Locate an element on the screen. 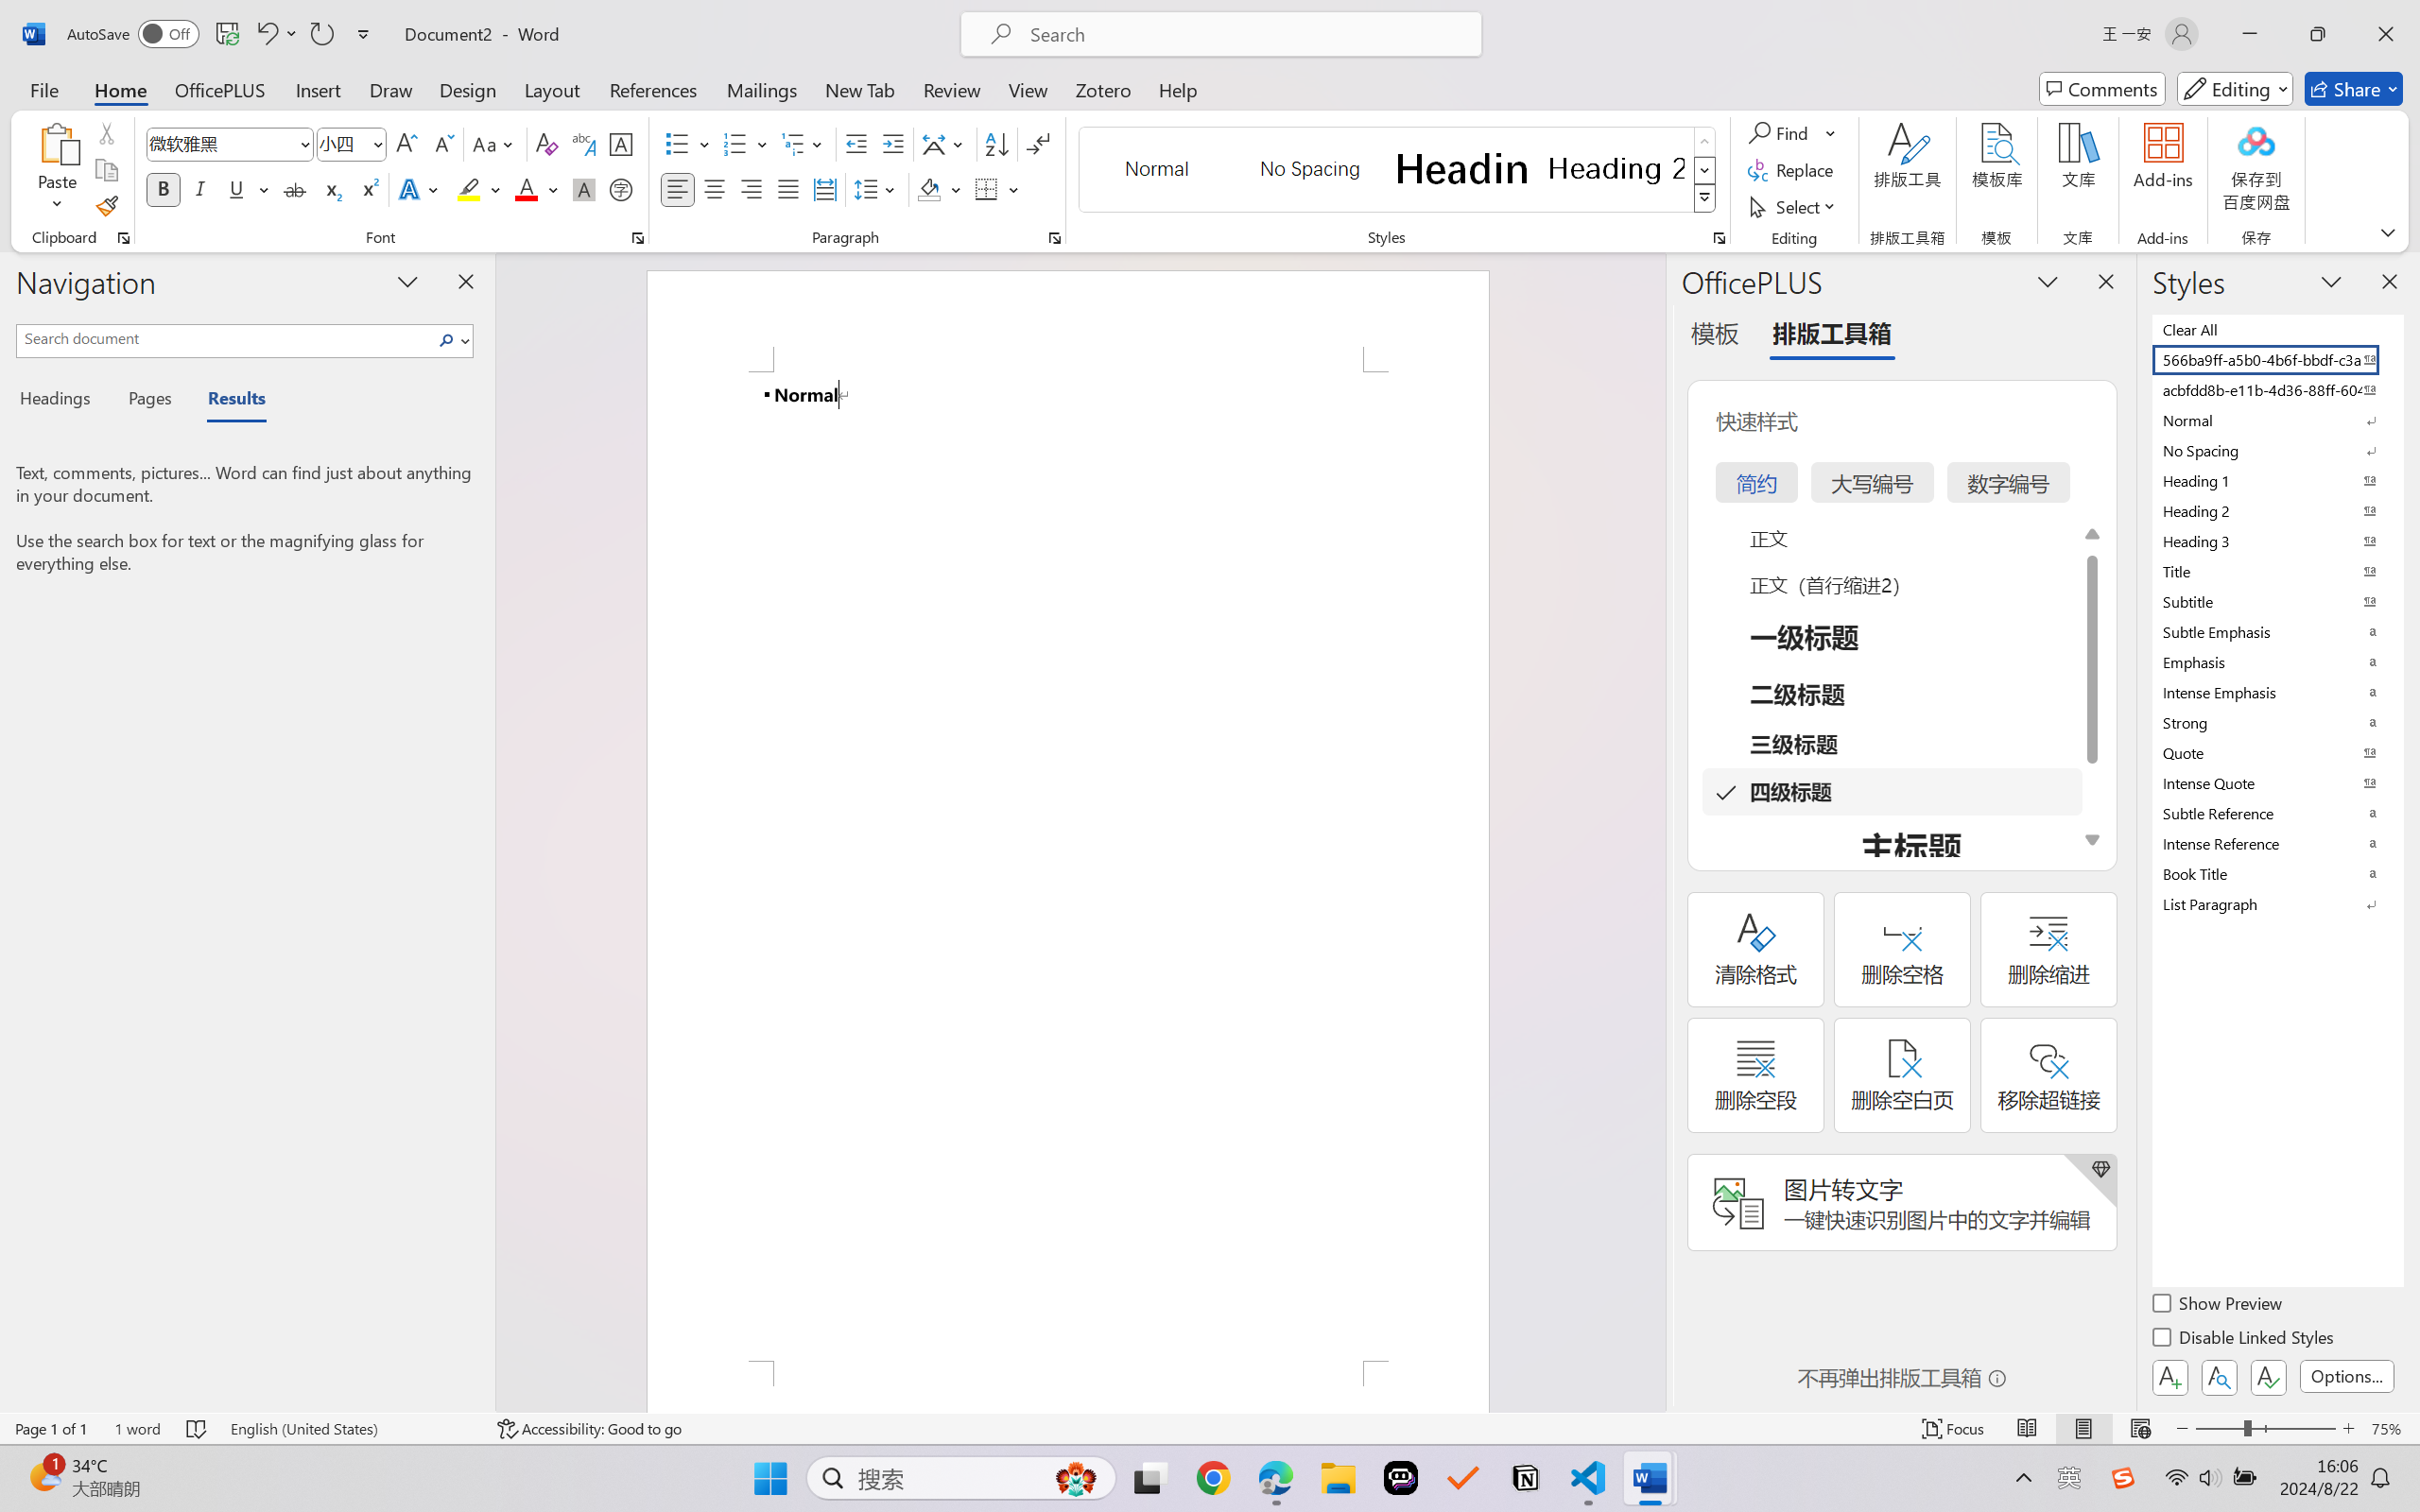 The width and height of the screenshot is (2420, 1512). 'Book Title' is located at coordinates (2275, 872).